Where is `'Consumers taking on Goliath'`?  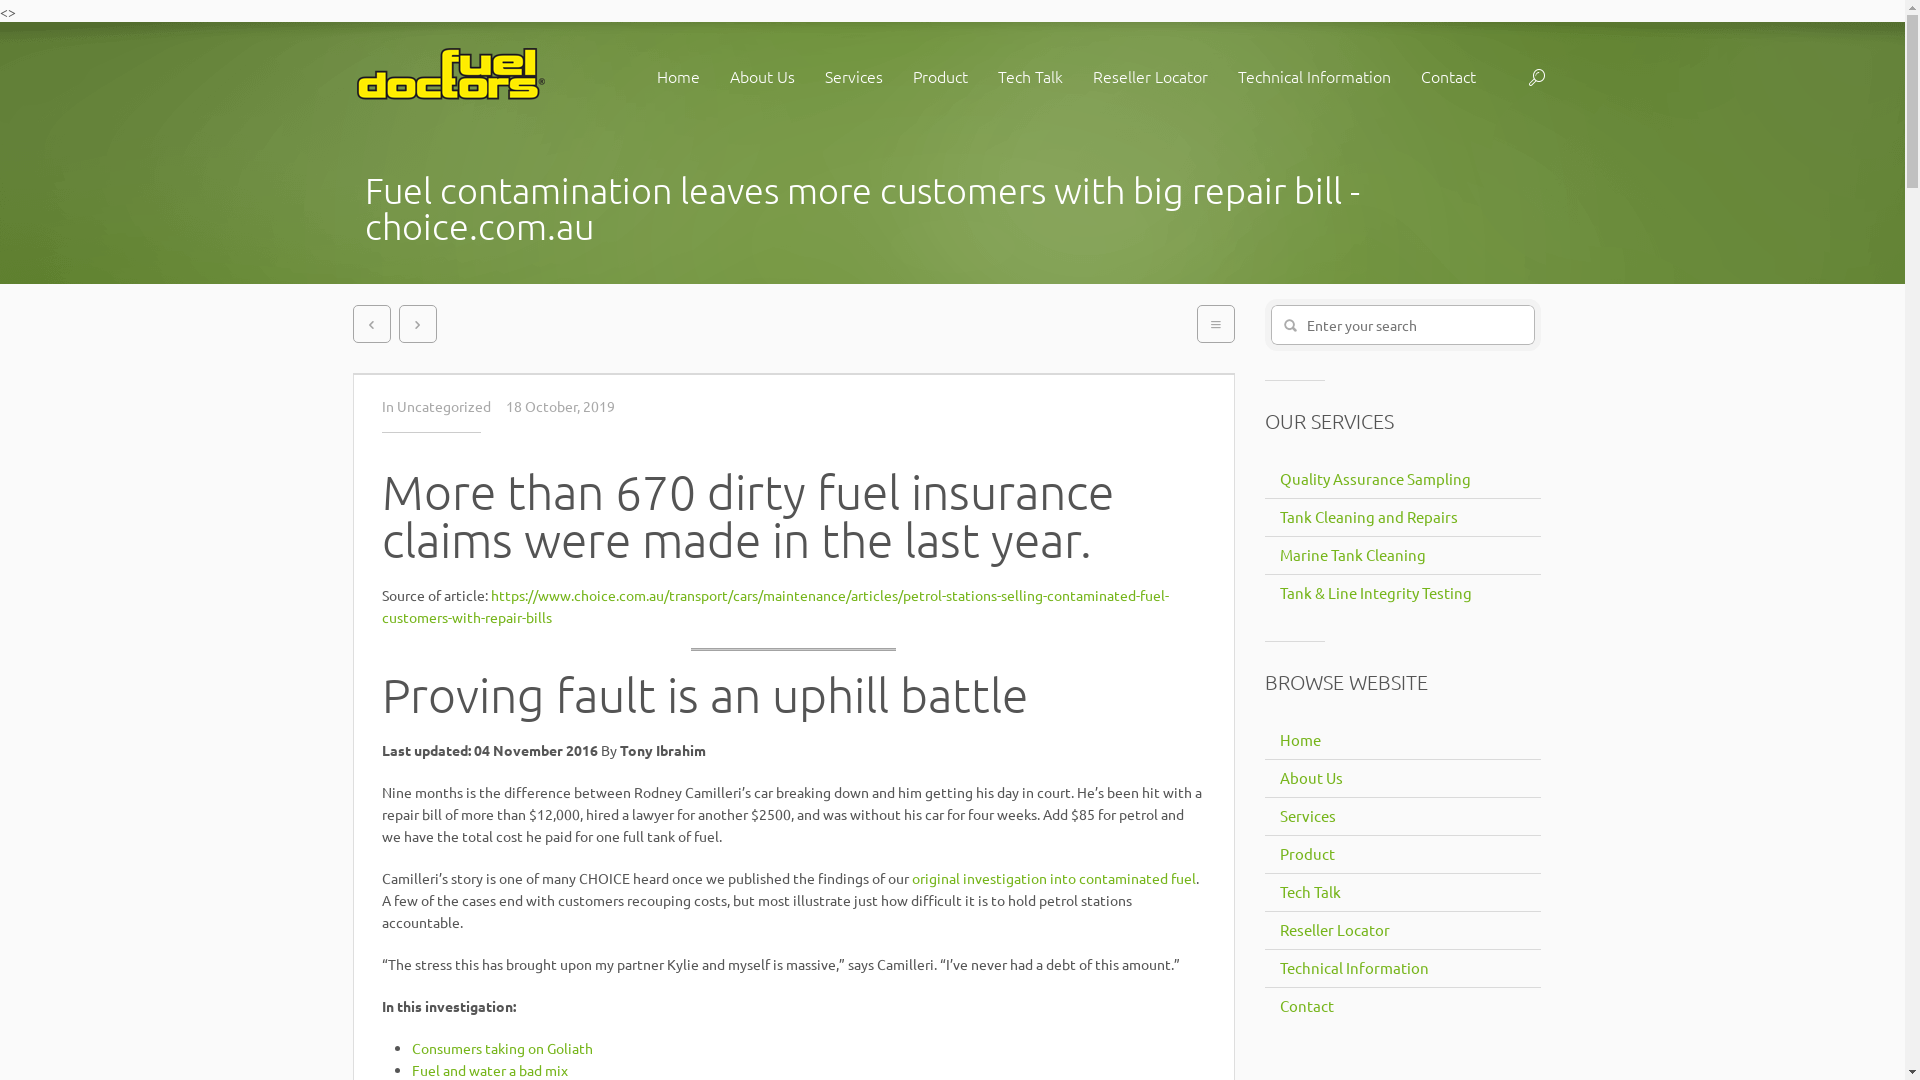
'Consumers taking on Goliath' is located at coordinates (502, 1047).